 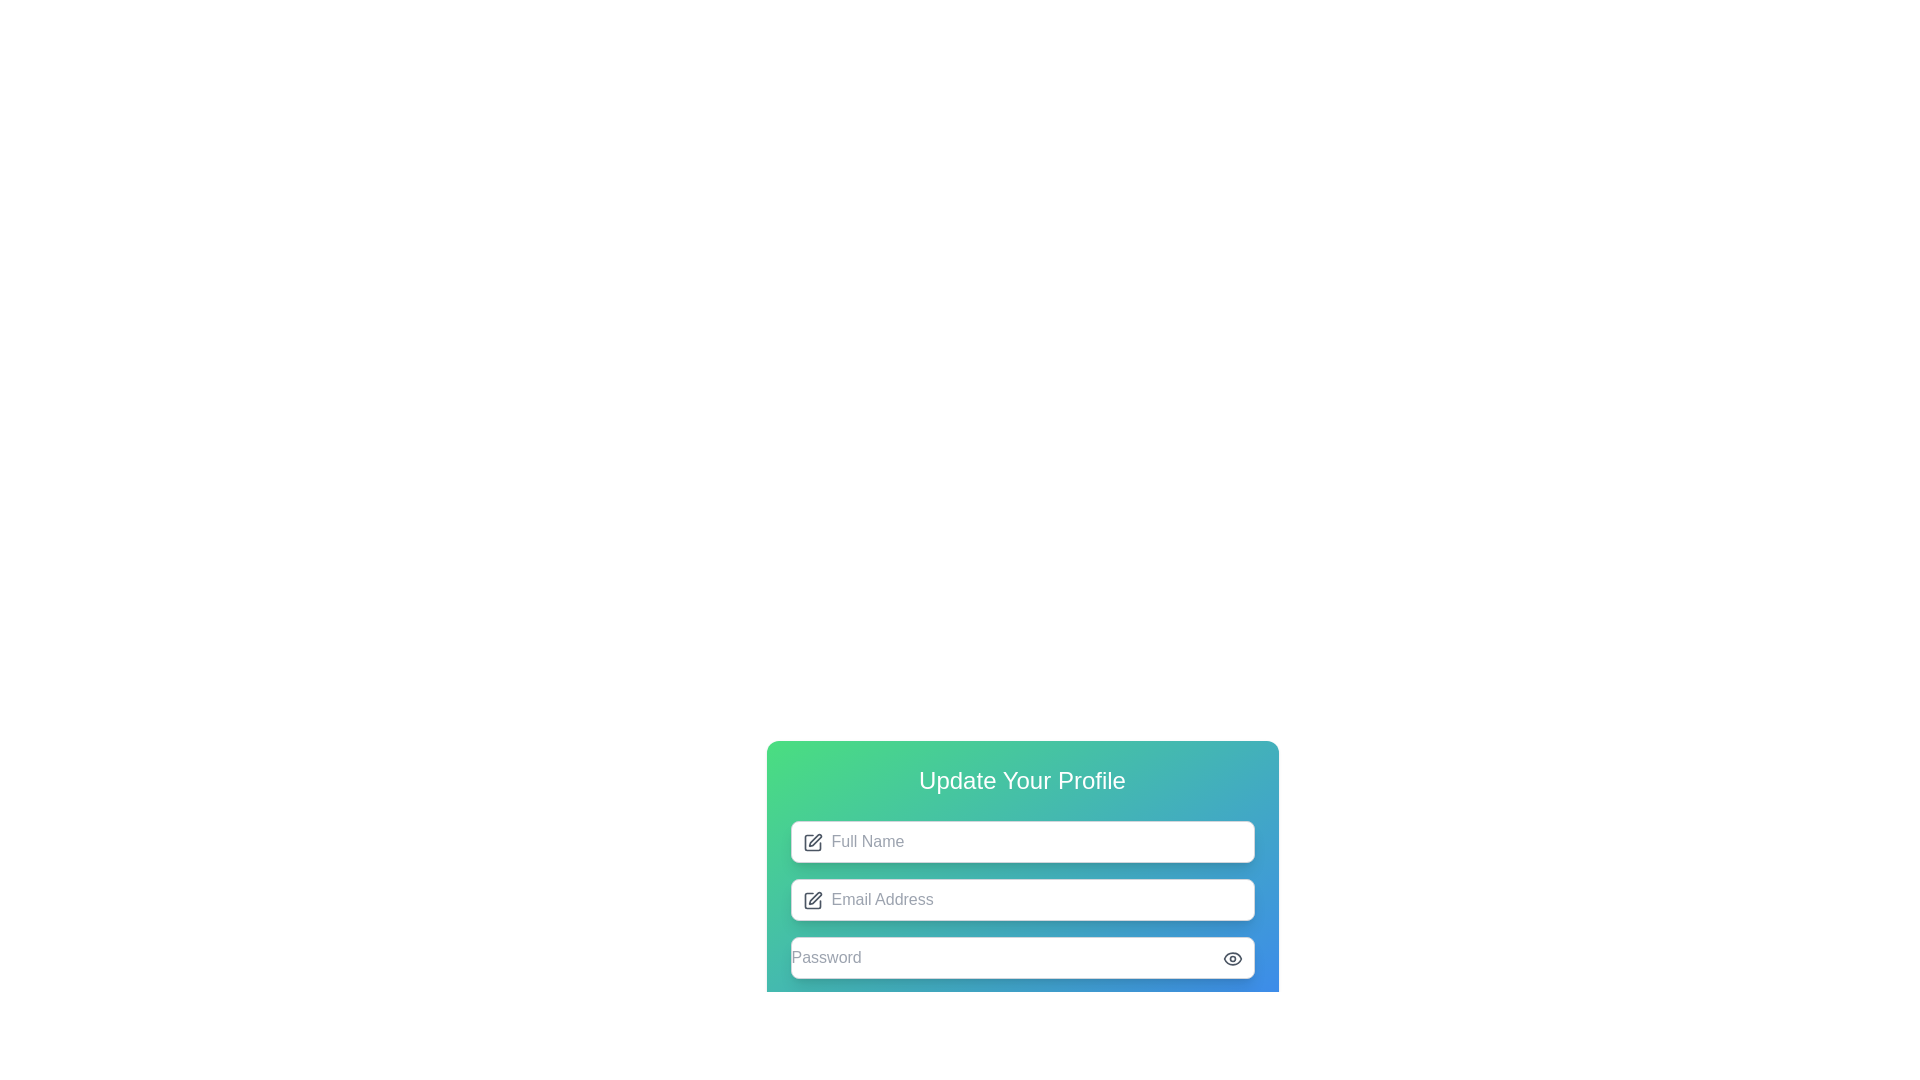 What do you see at coordinates (812, 901) in the screenshot?
I see `the editable icon located in the upper-left corner of the 'Email Address' input field` at bounding box center [812, 901].